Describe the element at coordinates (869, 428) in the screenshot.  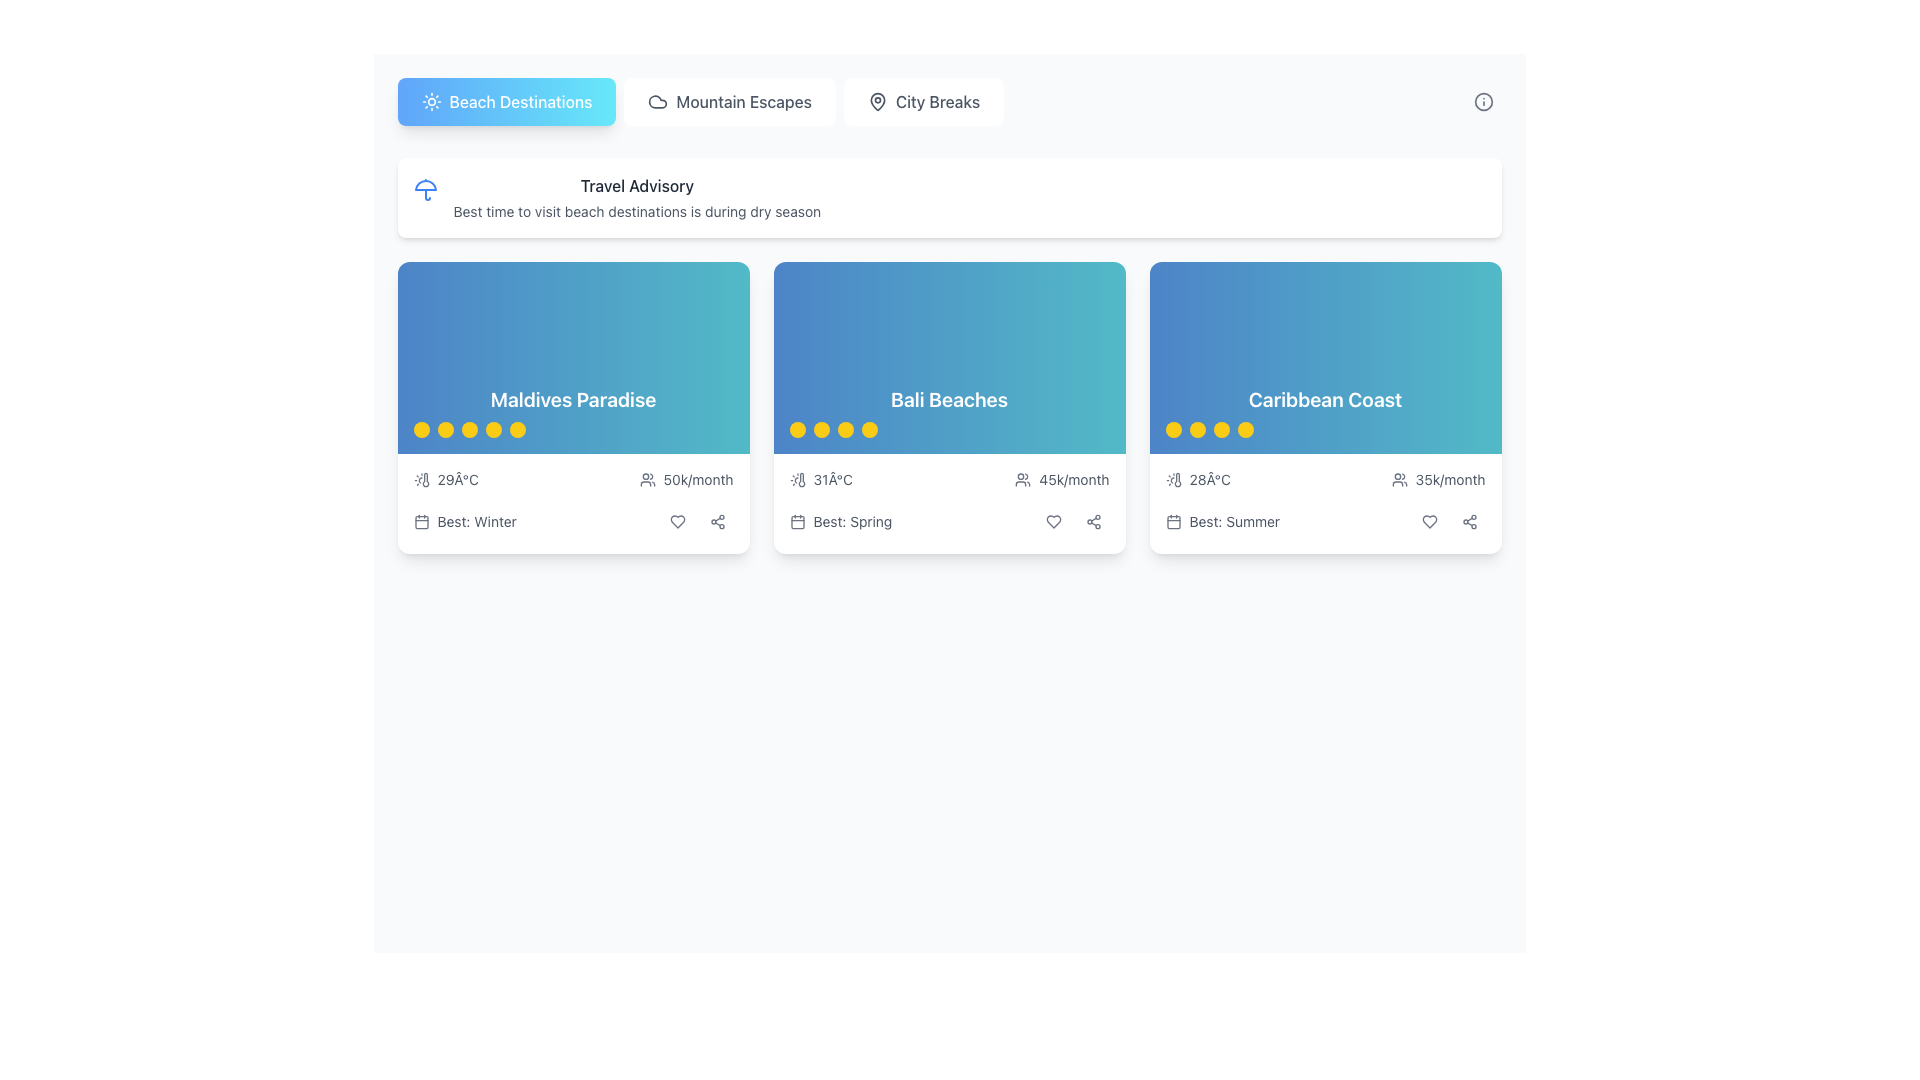
I see `the fourth yellow circular icon in the 'Bali Beaches' section, which serves as a visual rating indicator` at that location.